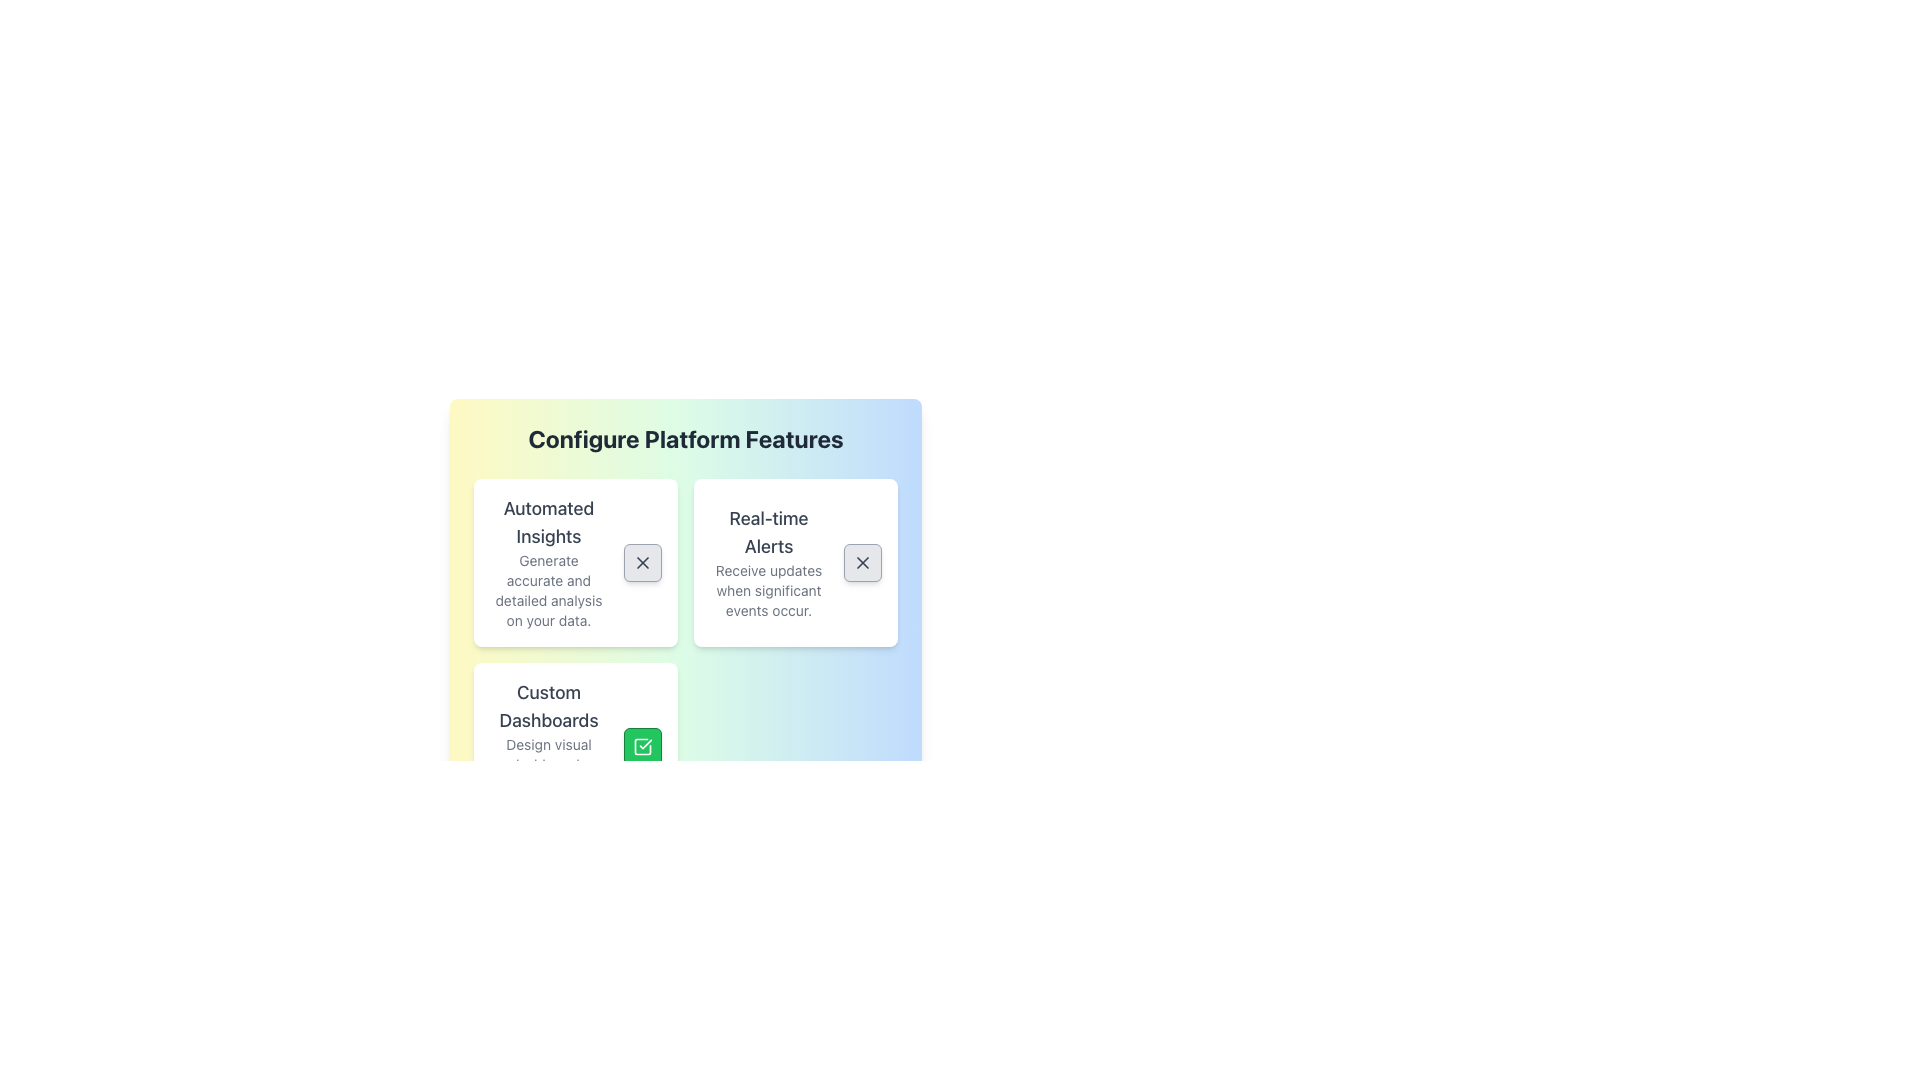  What do you see at coordinates (643, 747) in the screenshot?
I see `the toggle button located at the bottom-right corner of the 'Custom Dashboards' card` at bounding box center [643, 747].